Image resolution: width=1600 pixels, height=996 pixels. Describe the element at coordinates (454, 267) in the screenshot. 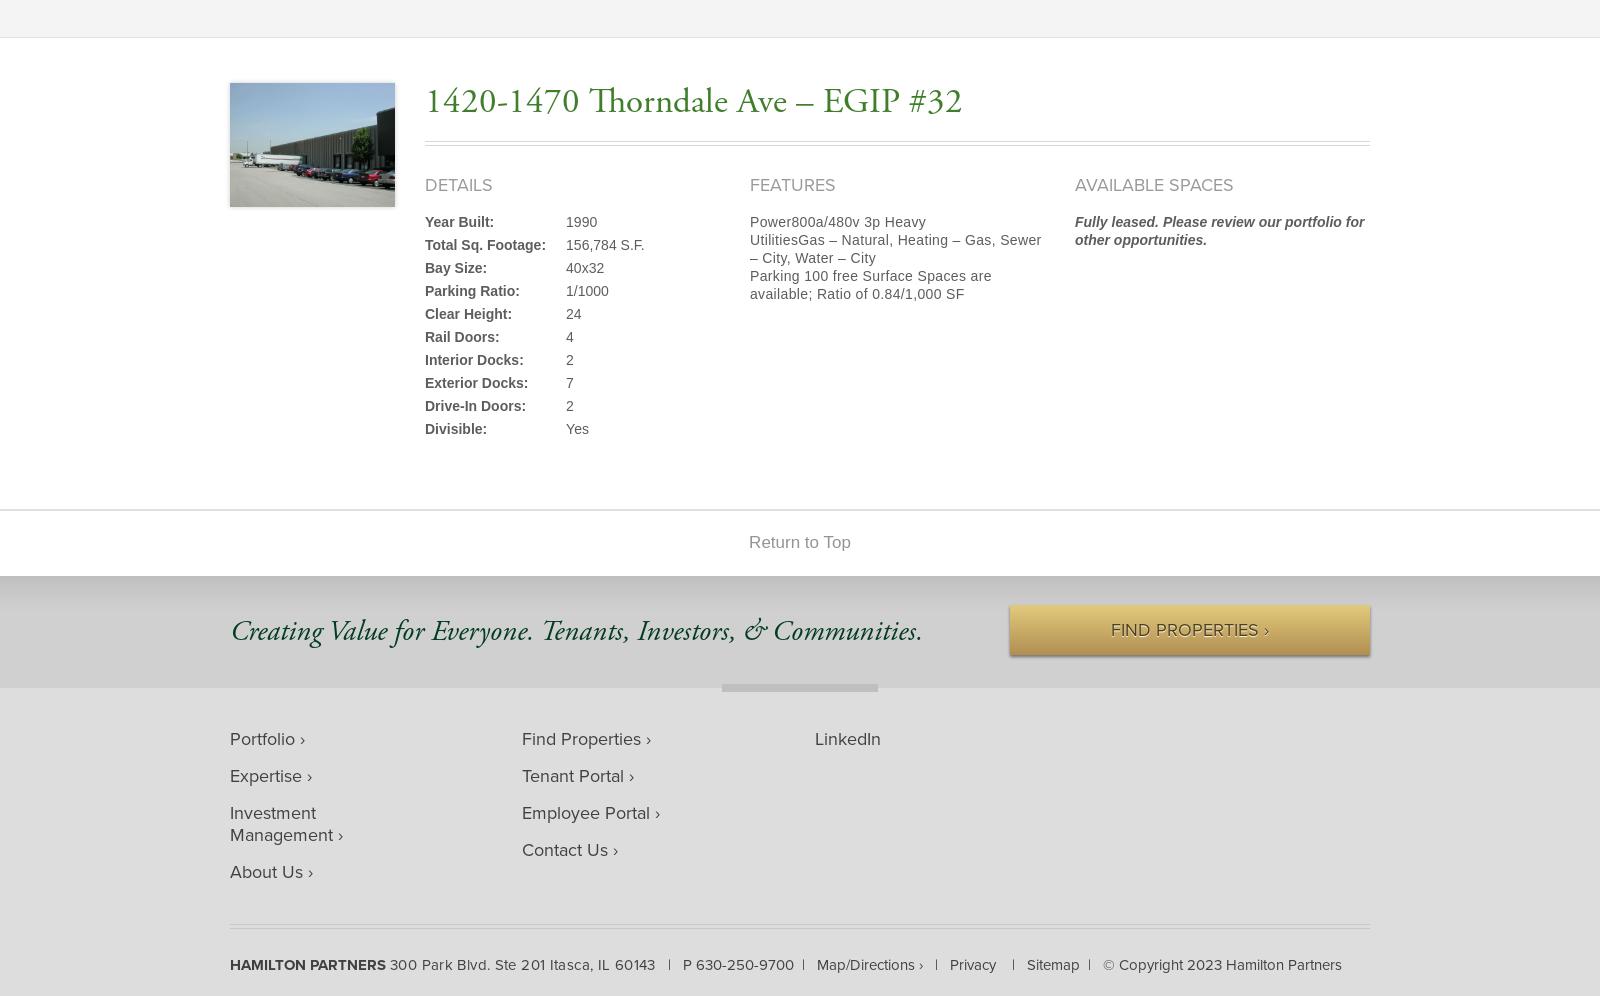

I see `'Bay Size:'` at that location.